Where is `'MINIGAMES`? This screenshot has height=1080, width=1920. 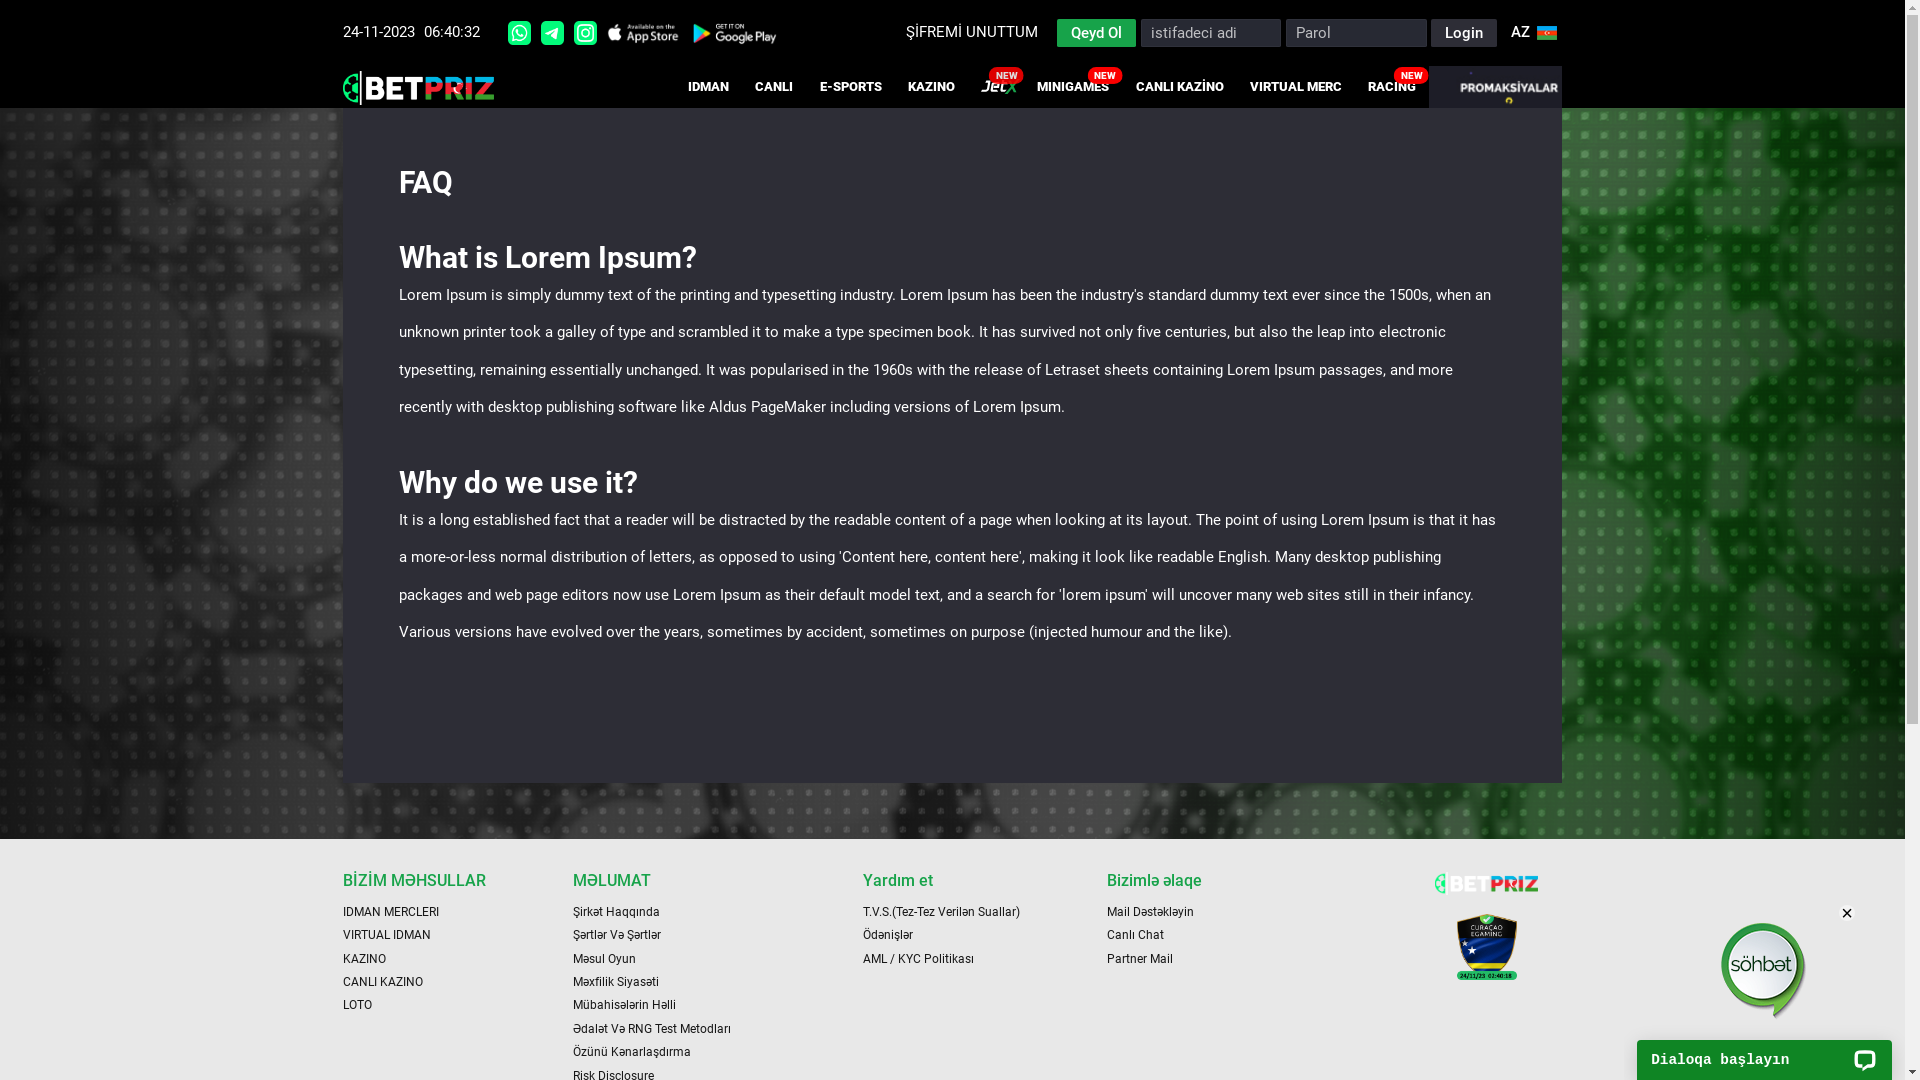 'MINIGAMES is located at coordinates (1072, 86).